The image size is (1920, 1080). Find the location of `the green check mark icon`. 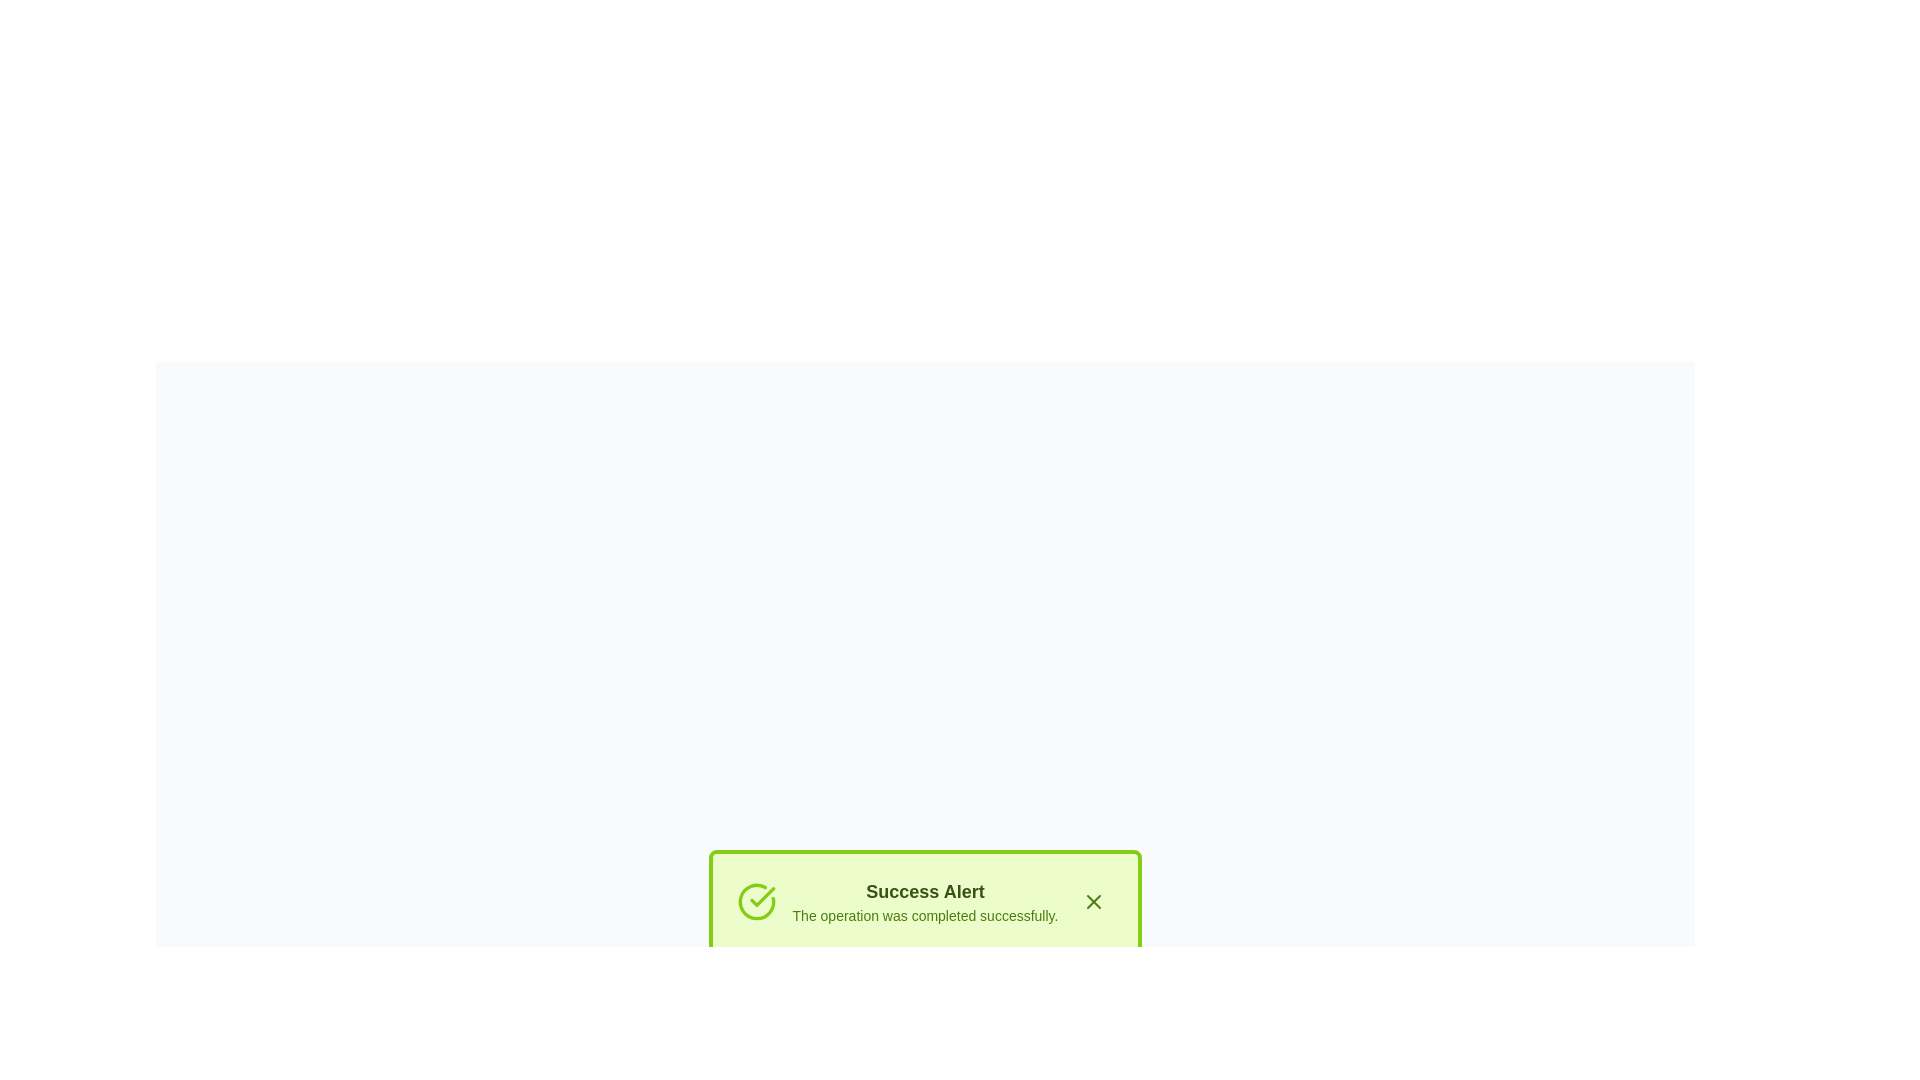

the green check mark icon is located at coordinates (761, 896).